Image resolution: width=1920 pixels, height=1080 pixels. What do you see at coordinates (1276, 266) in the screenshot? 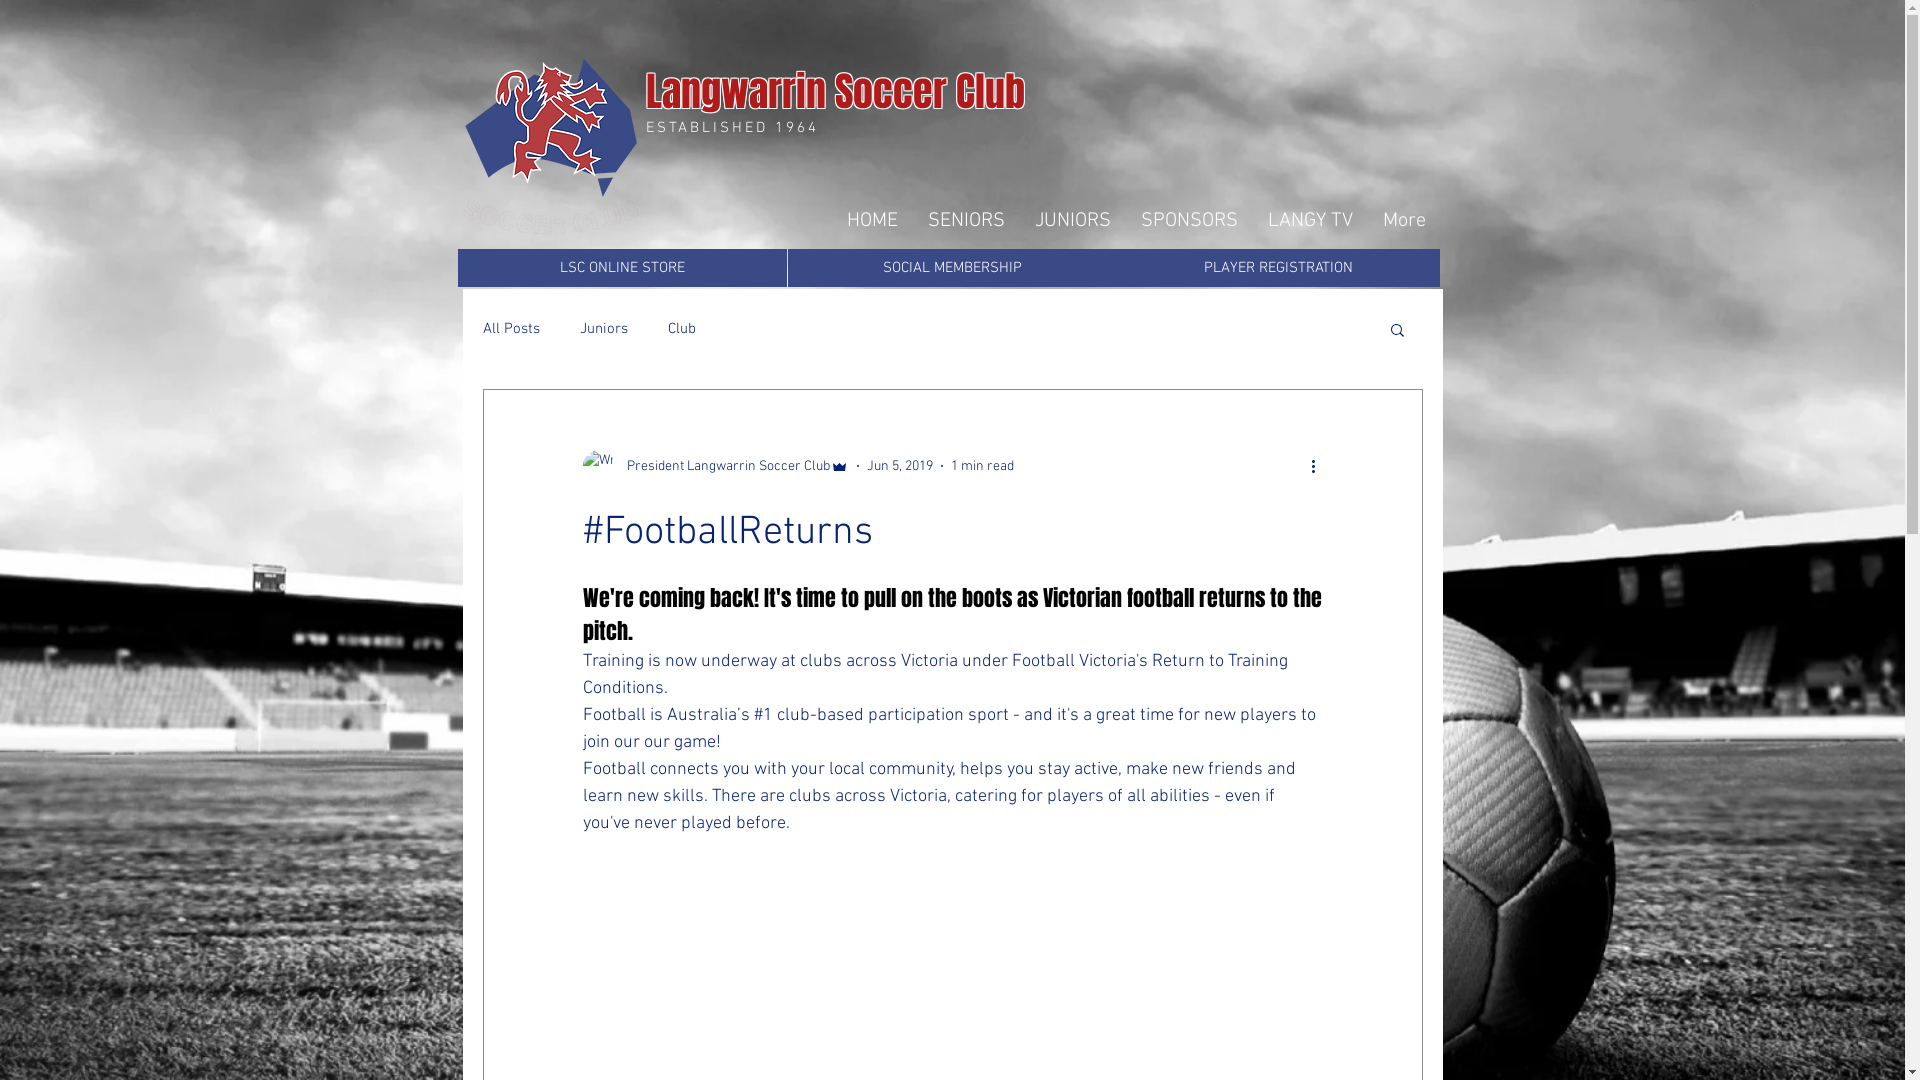
I see `'PLAYER REGISTRATION'` at bounding box center [1276, 266].